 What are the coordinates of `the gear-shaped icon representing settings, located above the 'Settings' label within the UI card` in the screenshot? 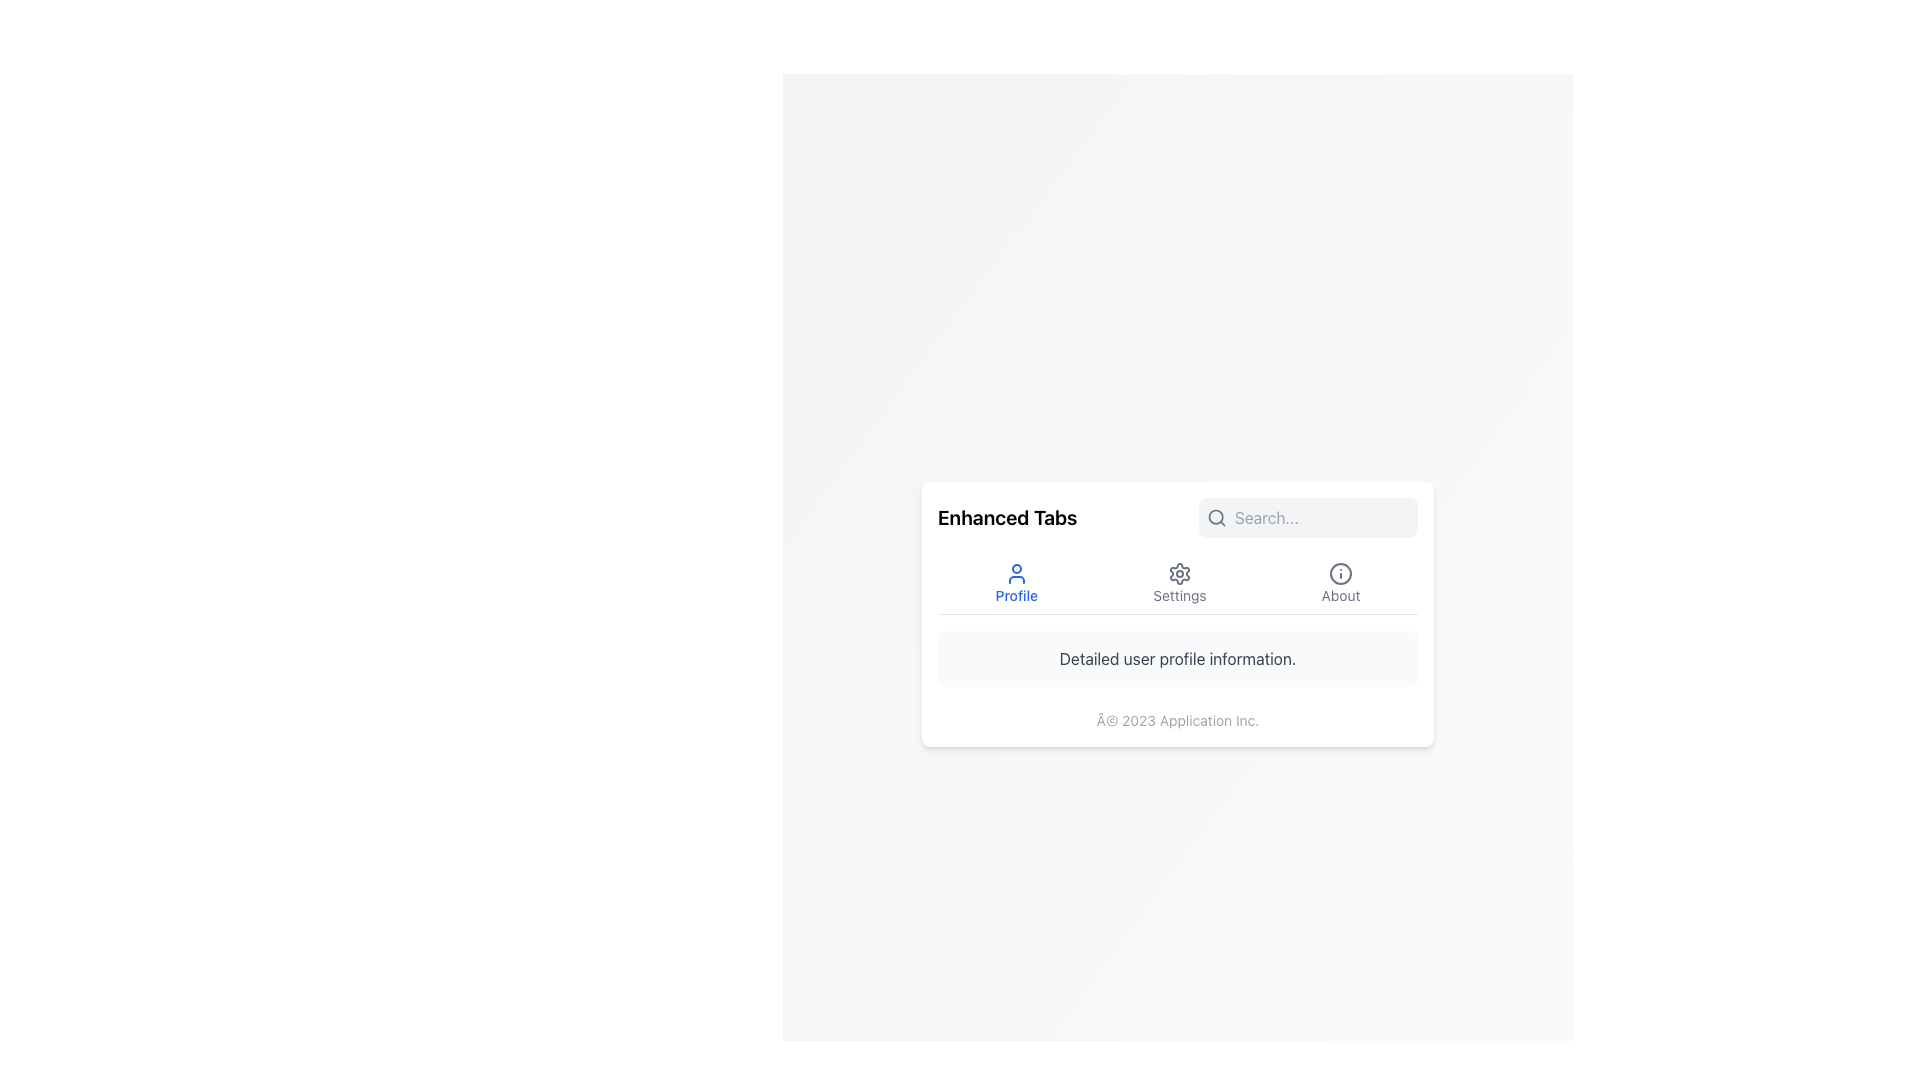 It's located at (1179, 573).